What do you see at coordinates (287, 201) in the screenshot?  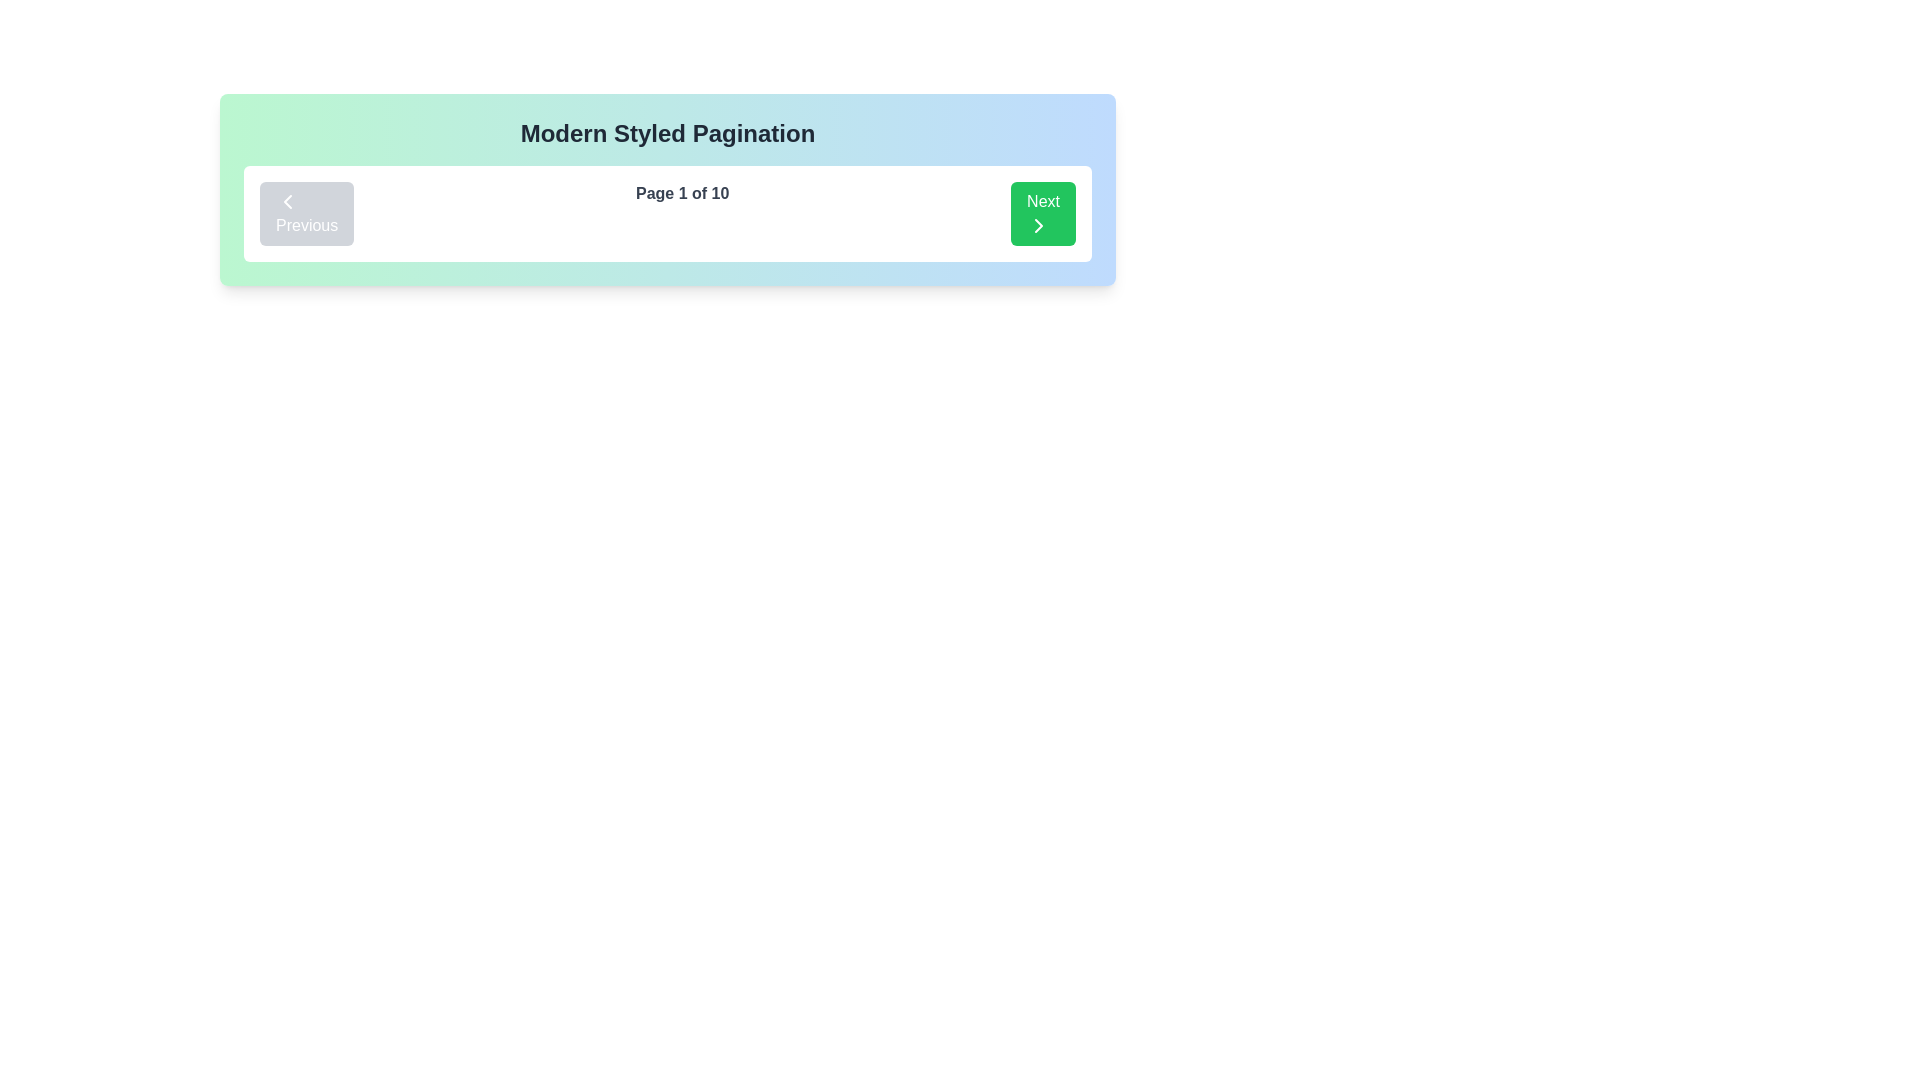 I see `the graphical indicator of the 'Previous' button in the pagination interface, located at the left side of the pagination bar` at bounding box center [287, 201].